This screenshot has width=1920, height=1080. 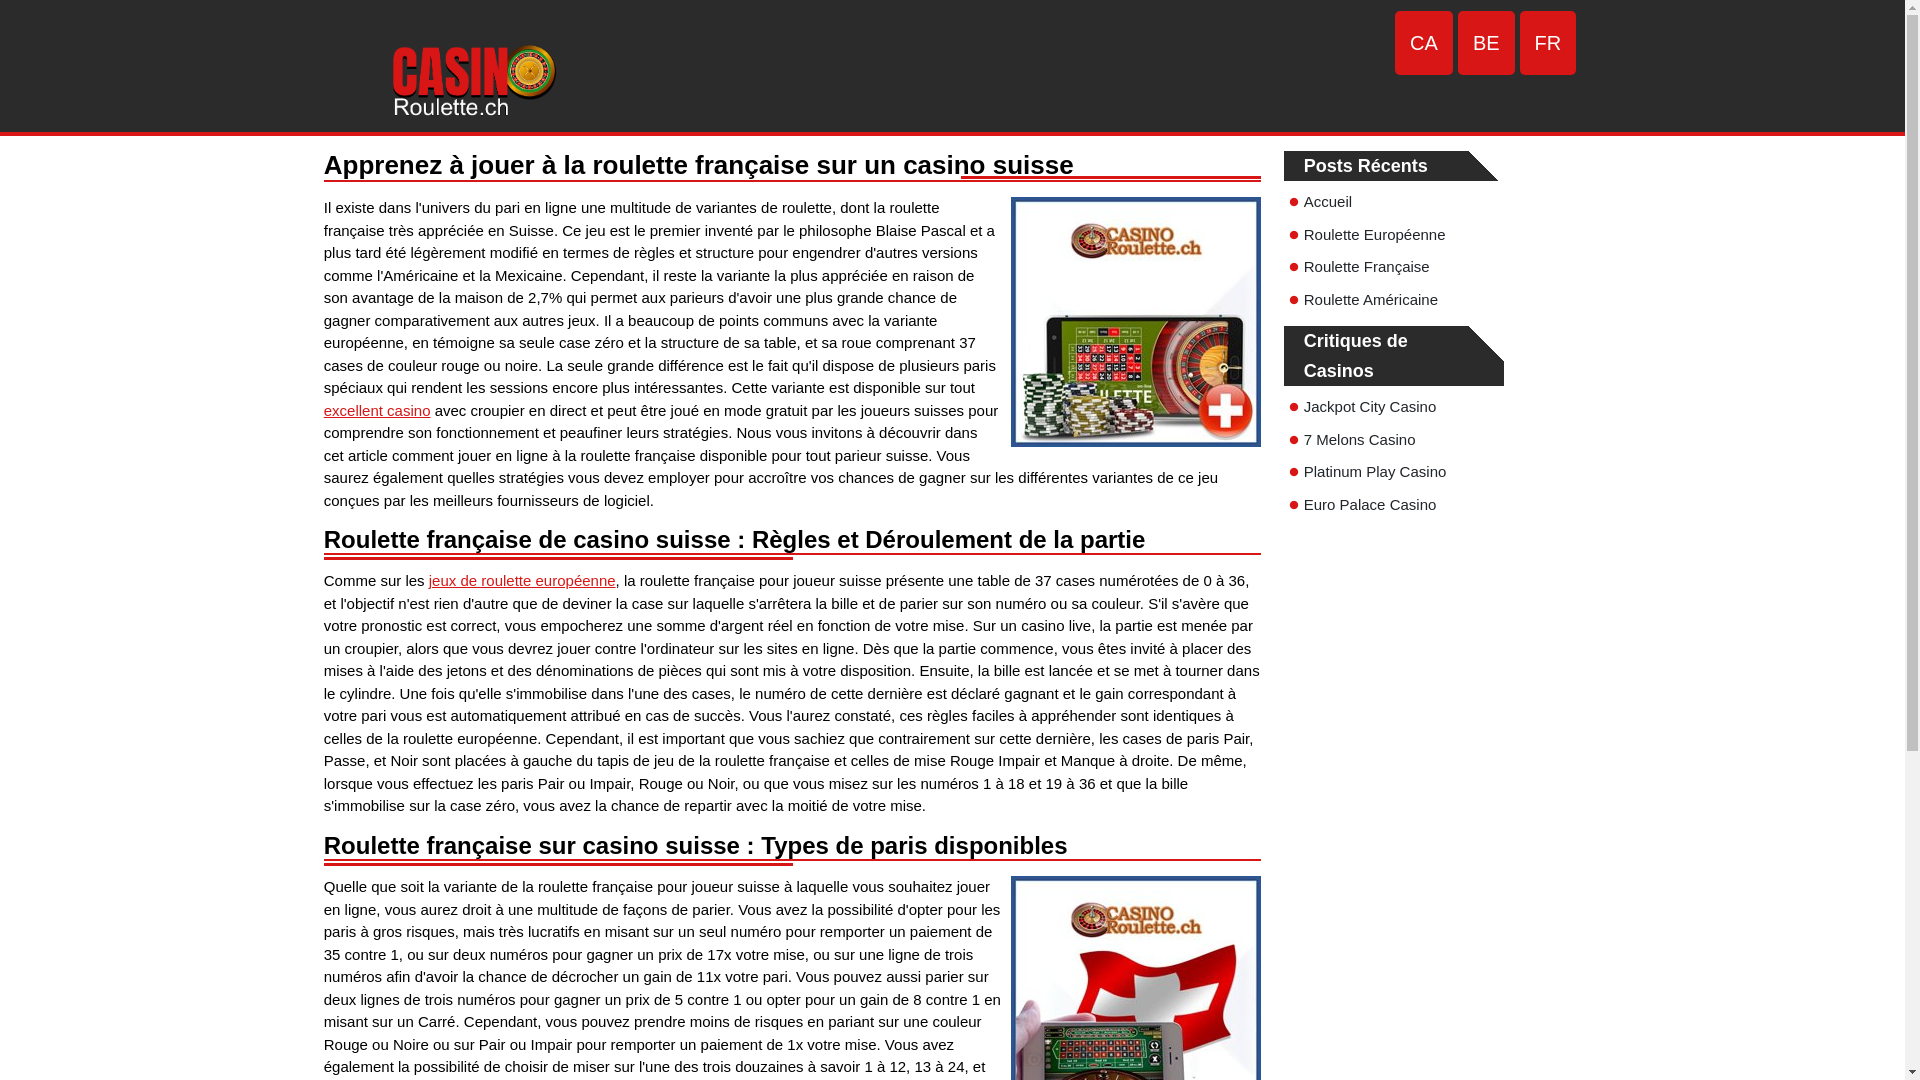 I want to click on 'Platinum Play Casino', so click(x=1374, y=471).